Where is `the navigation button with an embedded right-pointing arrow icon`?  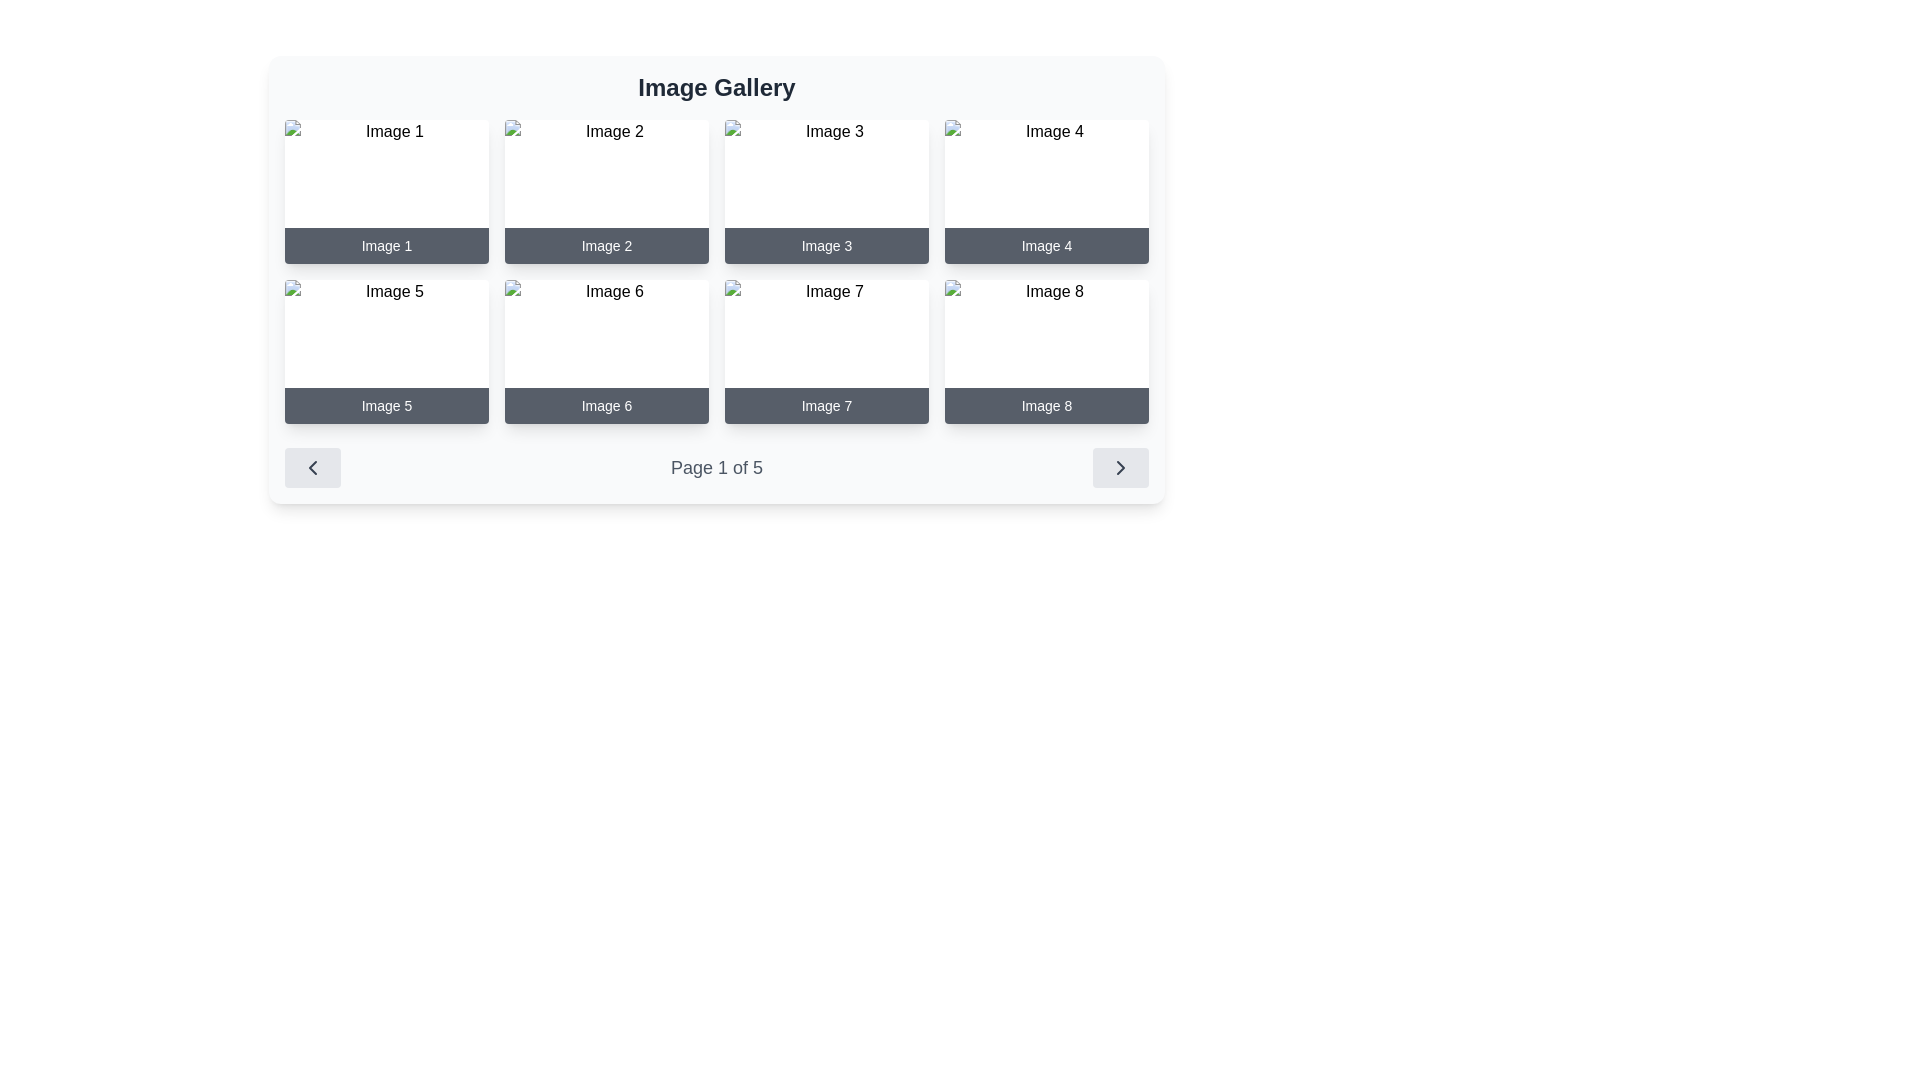
the navigation button with an embedded right-pointing arrow icon is located at coordinates (1121, 467).